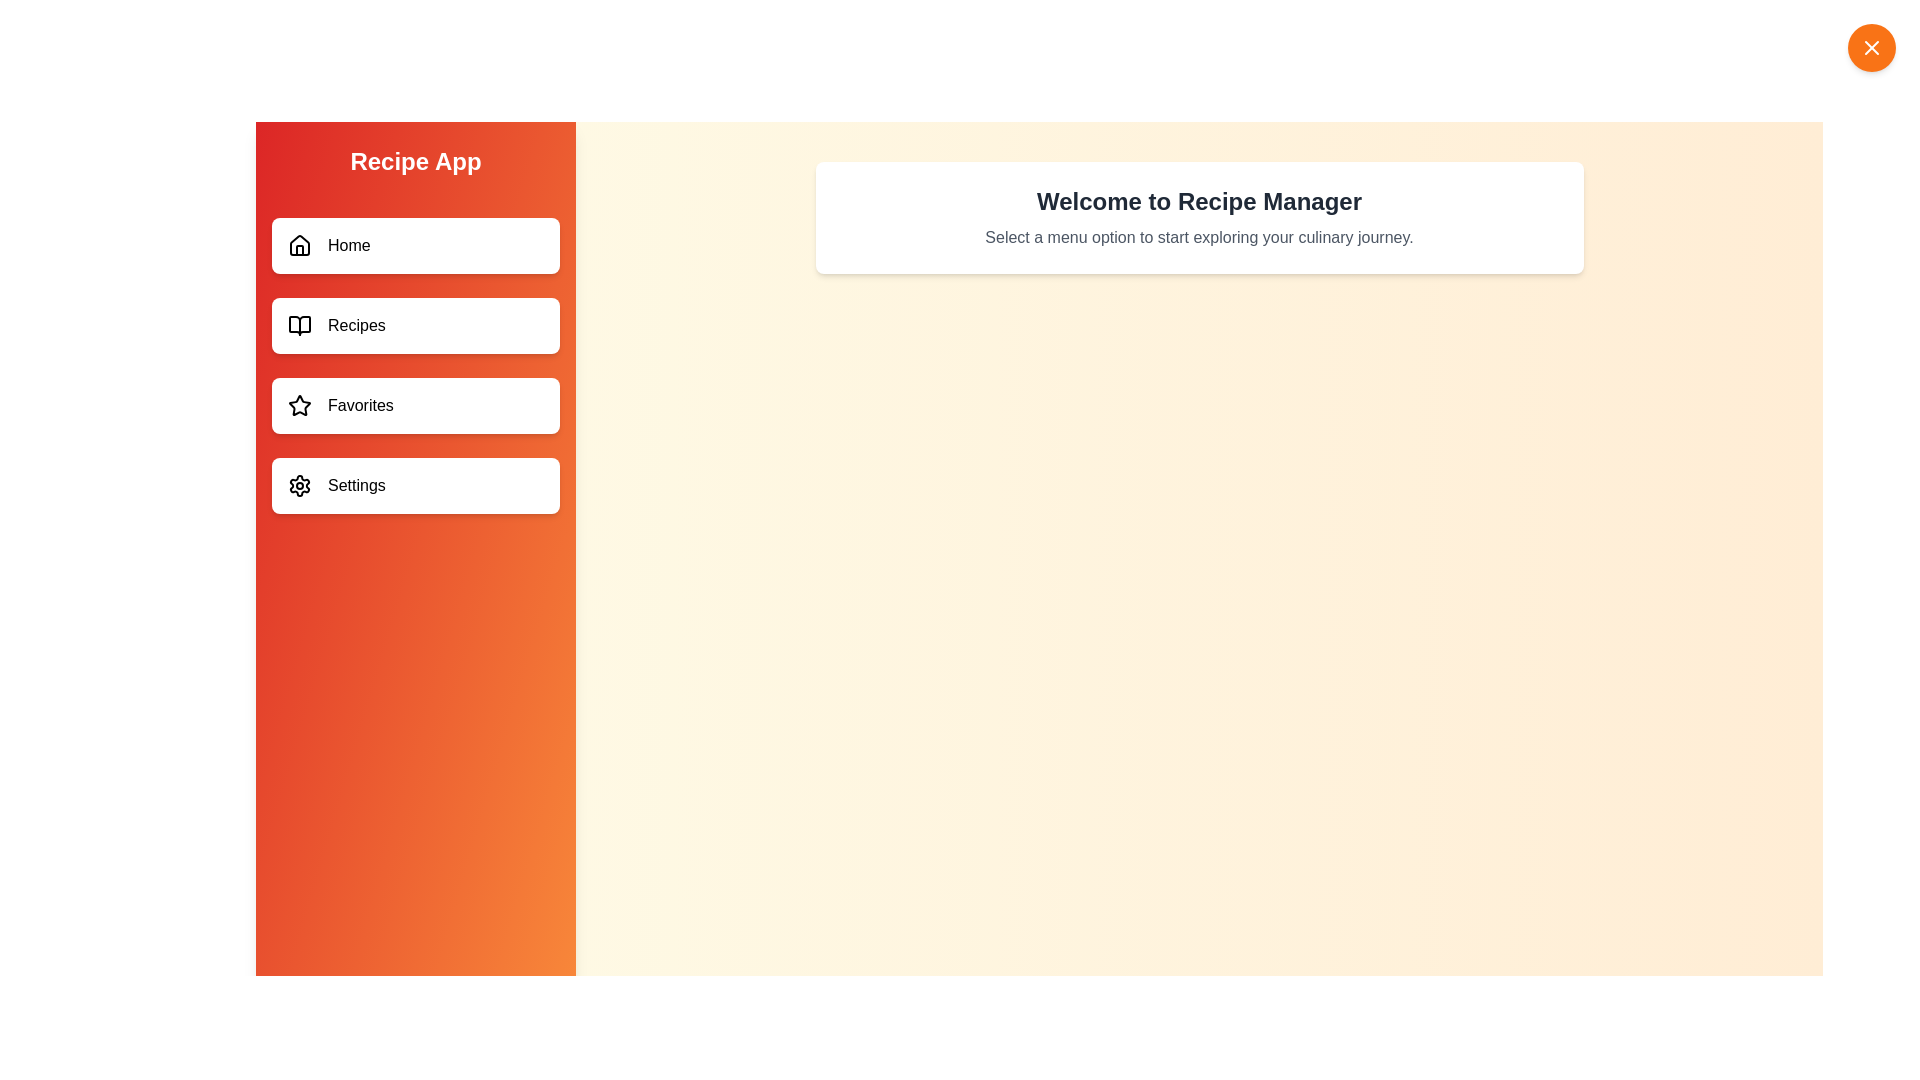  Describe the element at coordinates (415, 486) in the screenshot. I see `the menu item labeled Settings` at that location.